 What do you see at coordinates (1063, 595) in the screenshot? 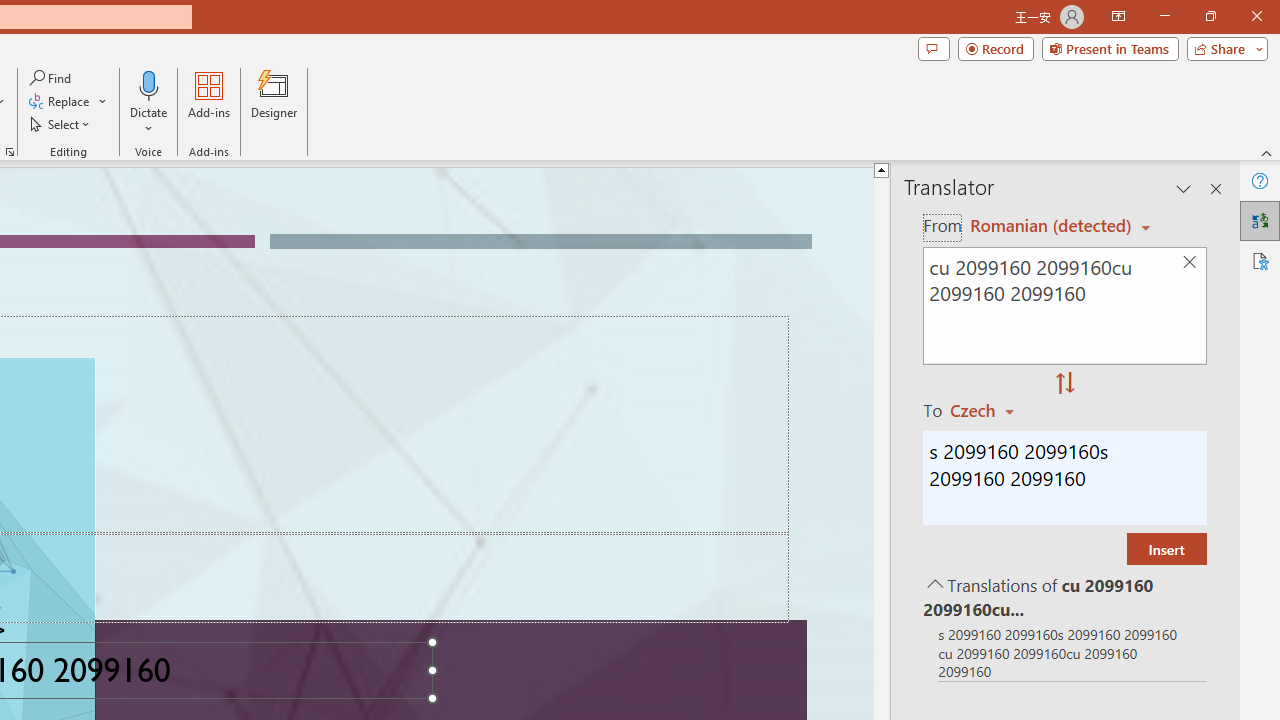
I see `'Translations of cu 2099160 2099160cu 2099160 2099160'` at bounding box center [1063, 595].